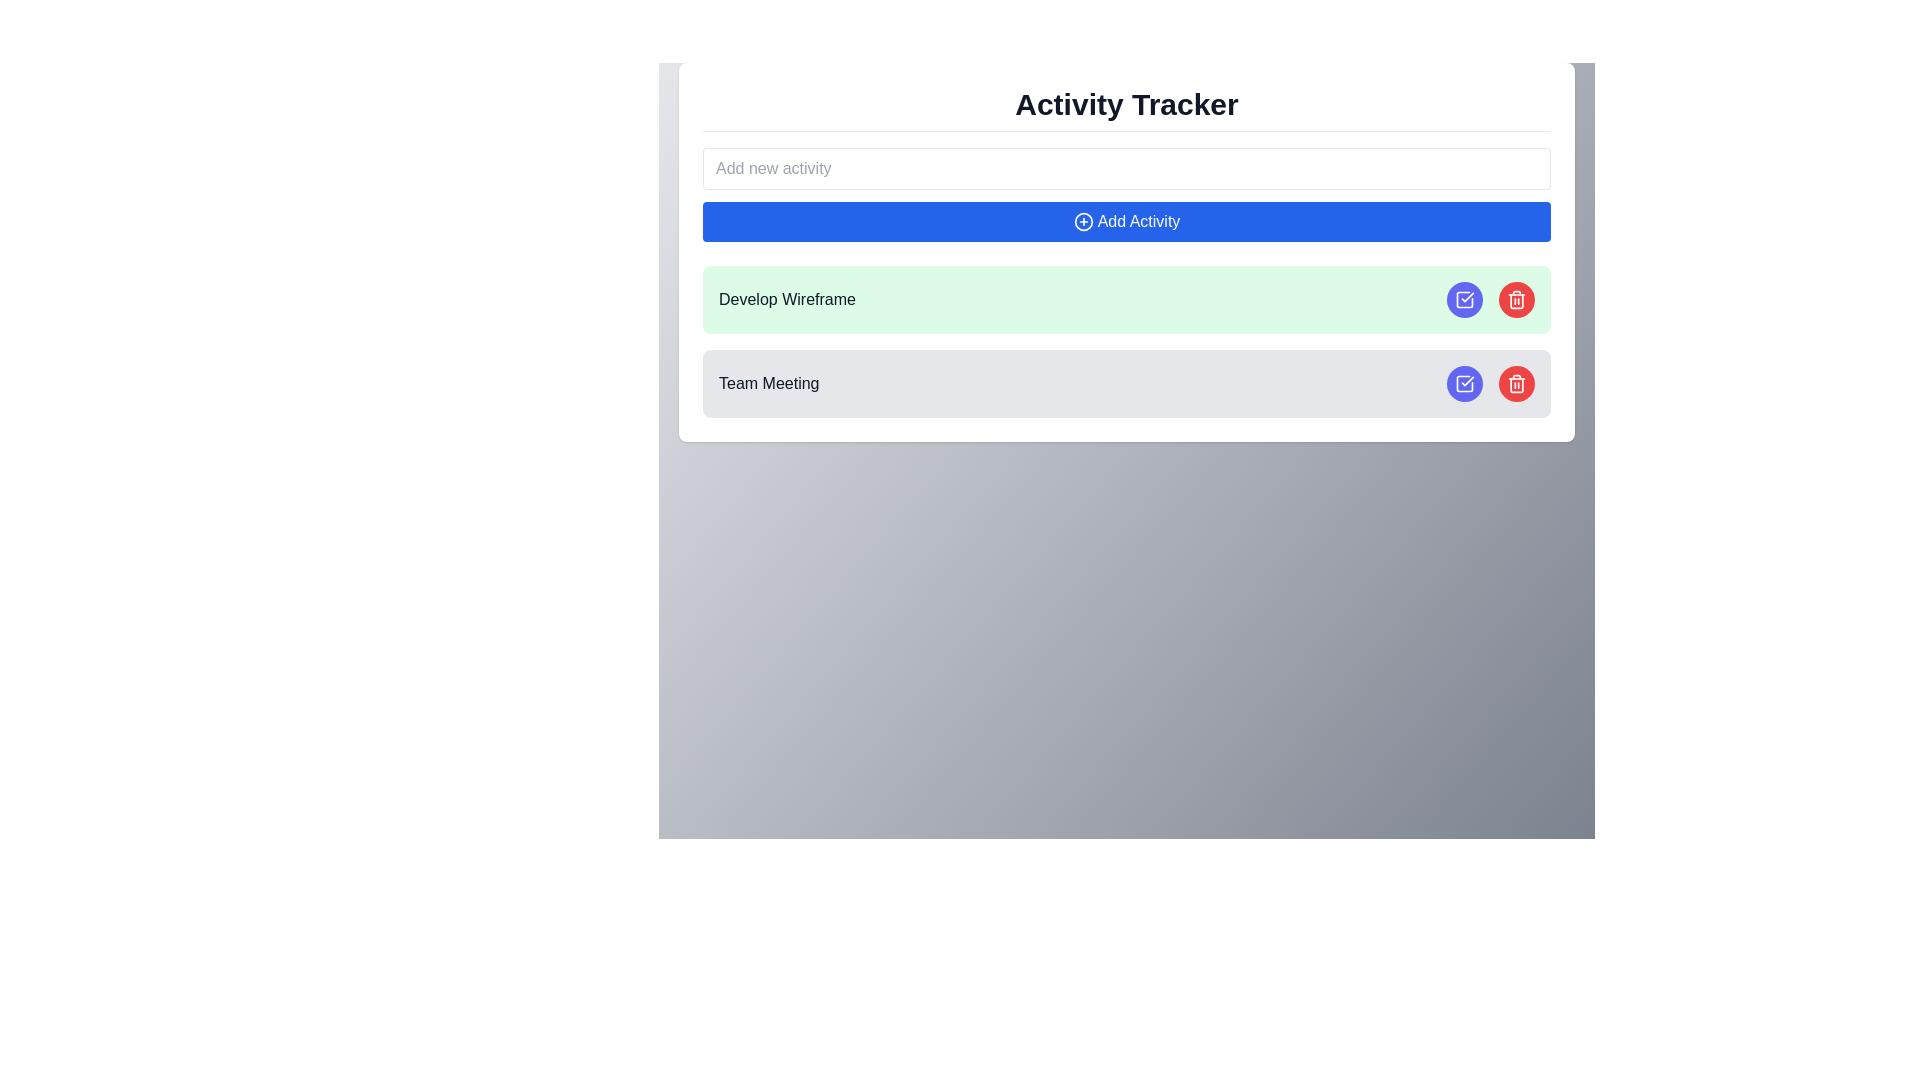 The height and width of the screenshot is (1080, 1920). Describe the element at coordinates (1464, 384) in the screenshot. I see `the square icon with a checkmark inside the purple background, located within the light blue circular button on the right side of the 'Team Meeting' list item` at that location.